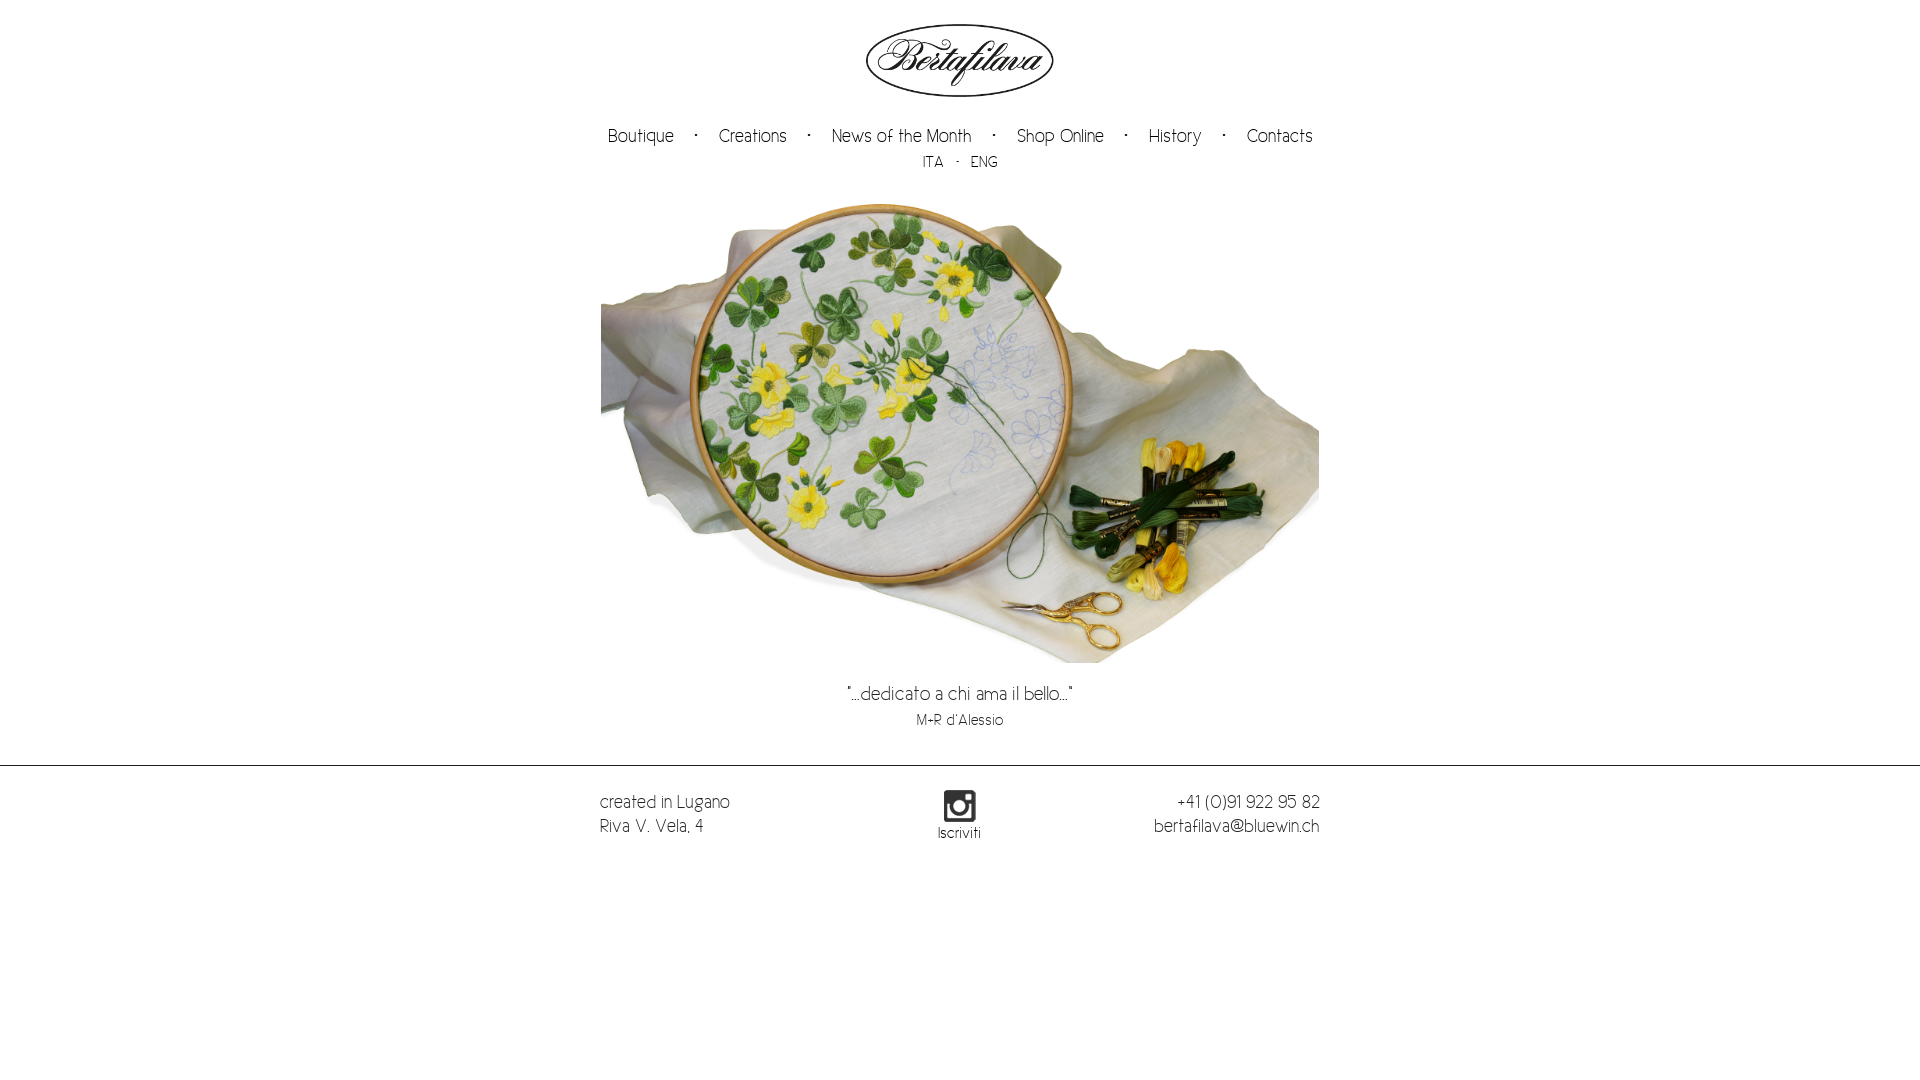 Image resolution: width=1920 pixels, height=1080 pixels. What do you see at coordinates (969, 161) in the screenshot?
I see `'ENG'` at bounding box center [969, 161].